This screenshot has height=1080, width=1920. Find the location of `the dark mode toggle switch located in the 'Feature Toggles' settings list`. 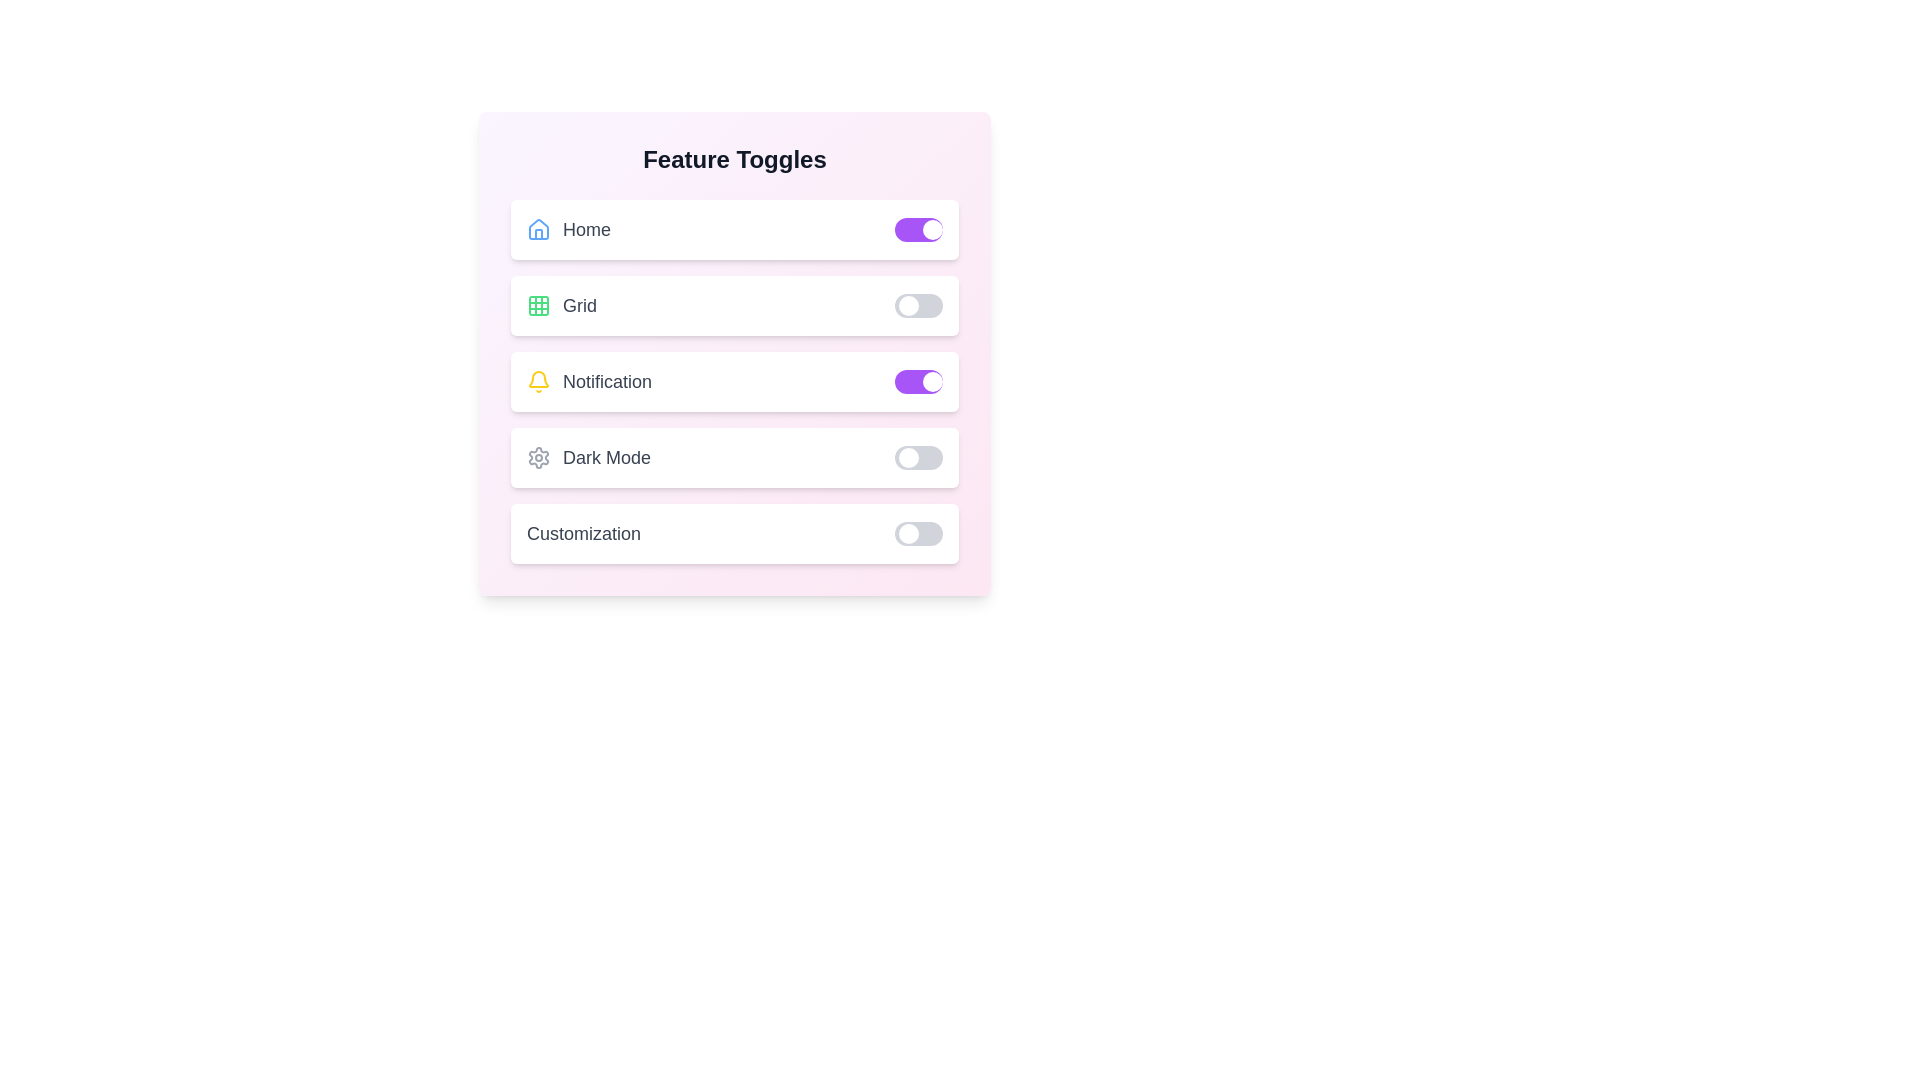

the dark mode toggle switch located in the 'Feature Toggles' settings list is located at coordinates (733, 458).